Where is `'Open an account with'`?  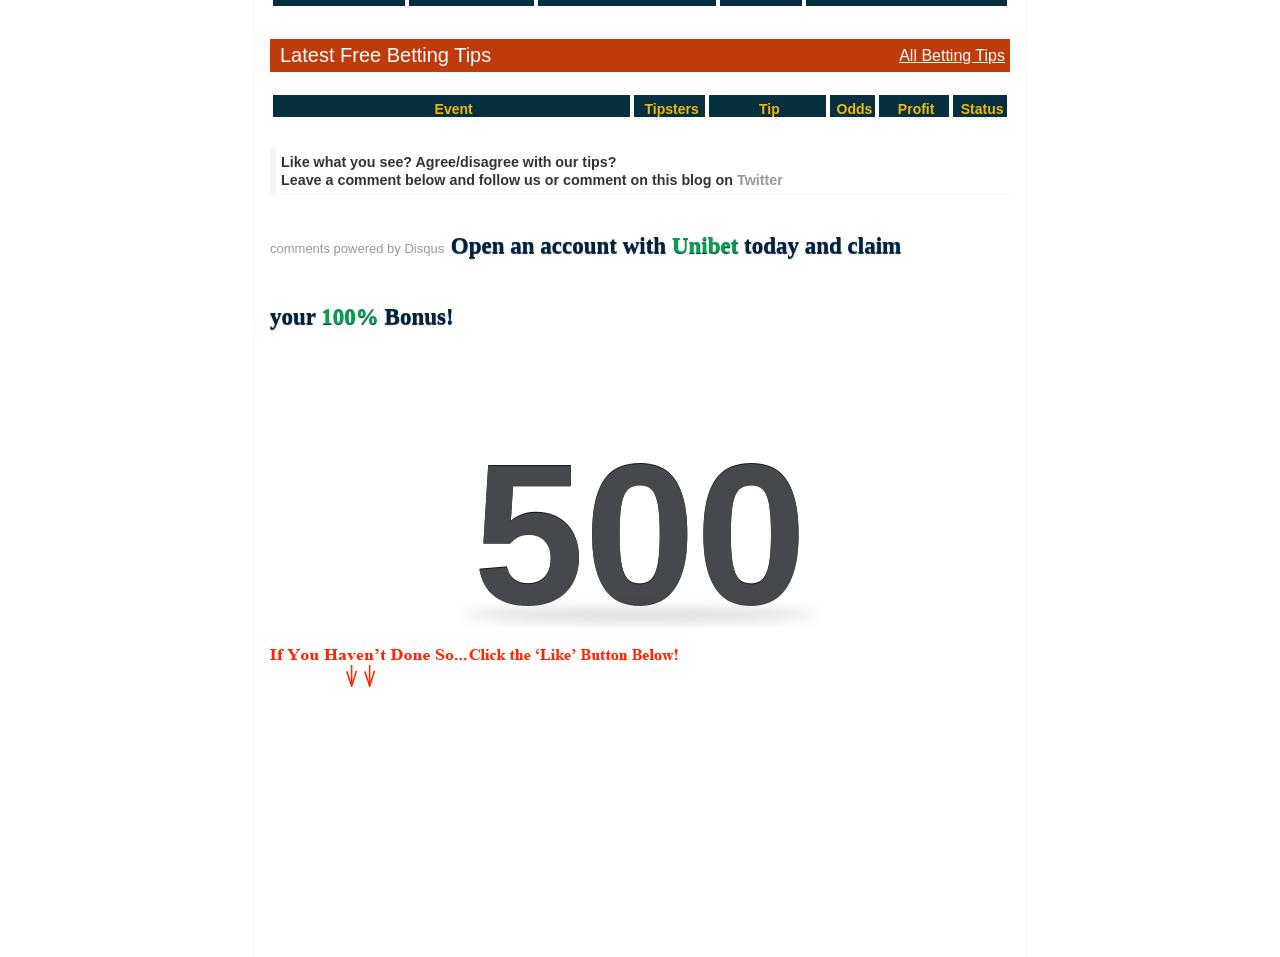 'Open an account with' is located at coordinates (560, 244).